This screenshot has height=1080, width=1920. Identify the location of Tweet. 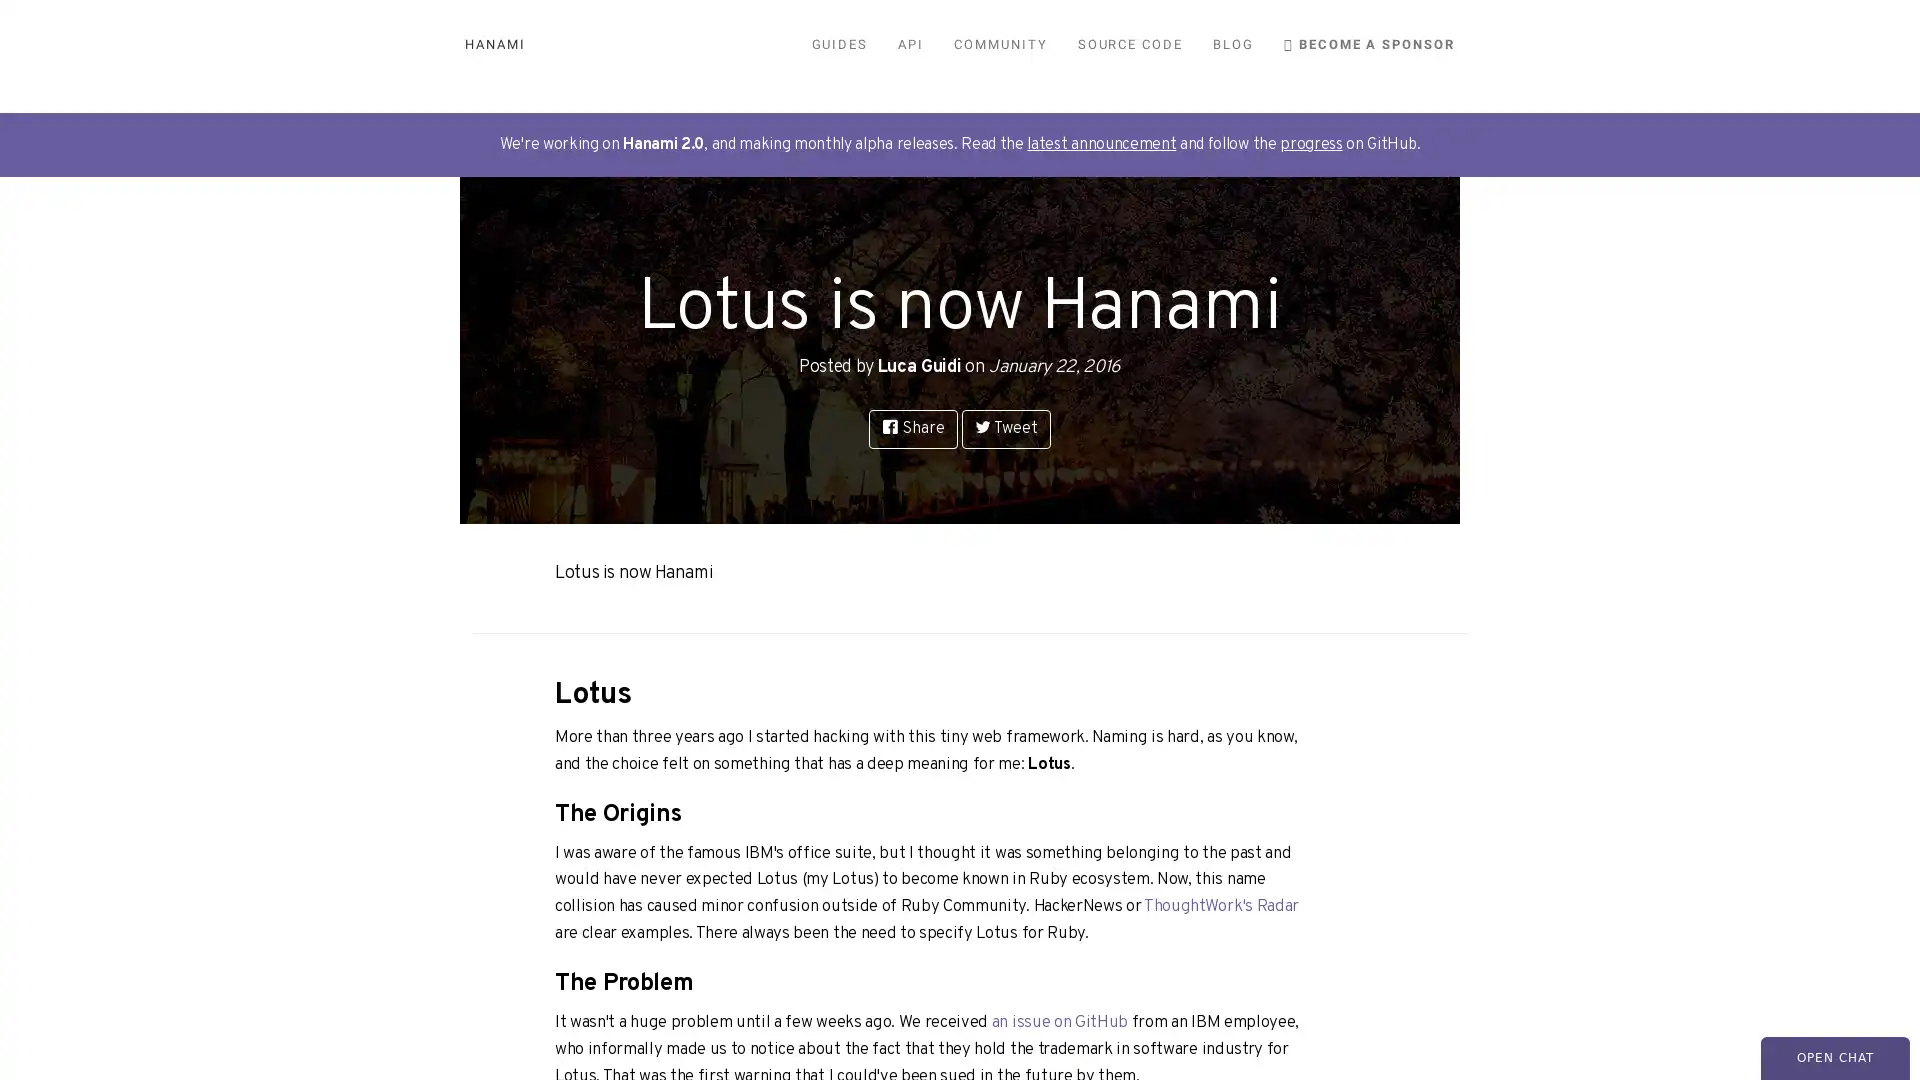
(1005, 427).